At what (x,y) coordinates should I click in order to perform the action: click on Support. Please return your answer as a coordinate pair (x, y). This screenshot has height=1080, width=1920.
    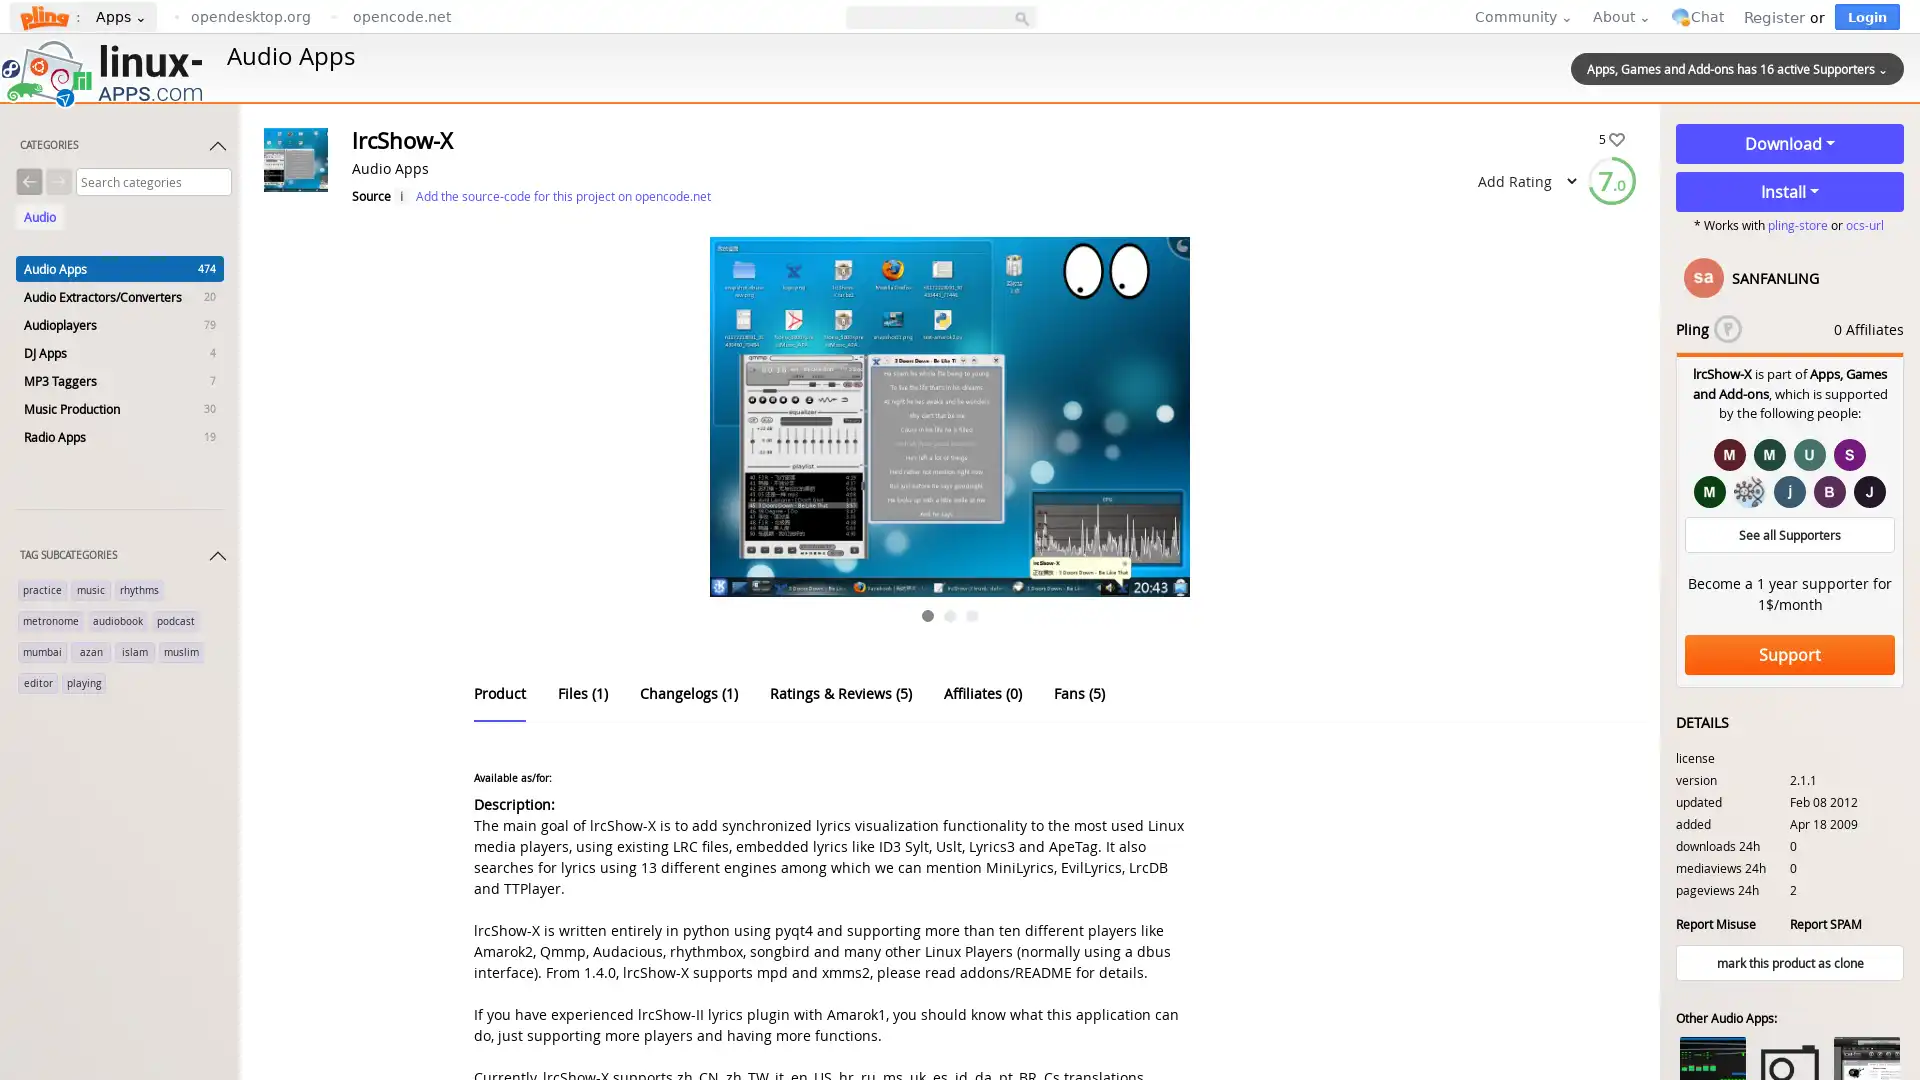
    Looking at the image, I should click on (1790, 654).